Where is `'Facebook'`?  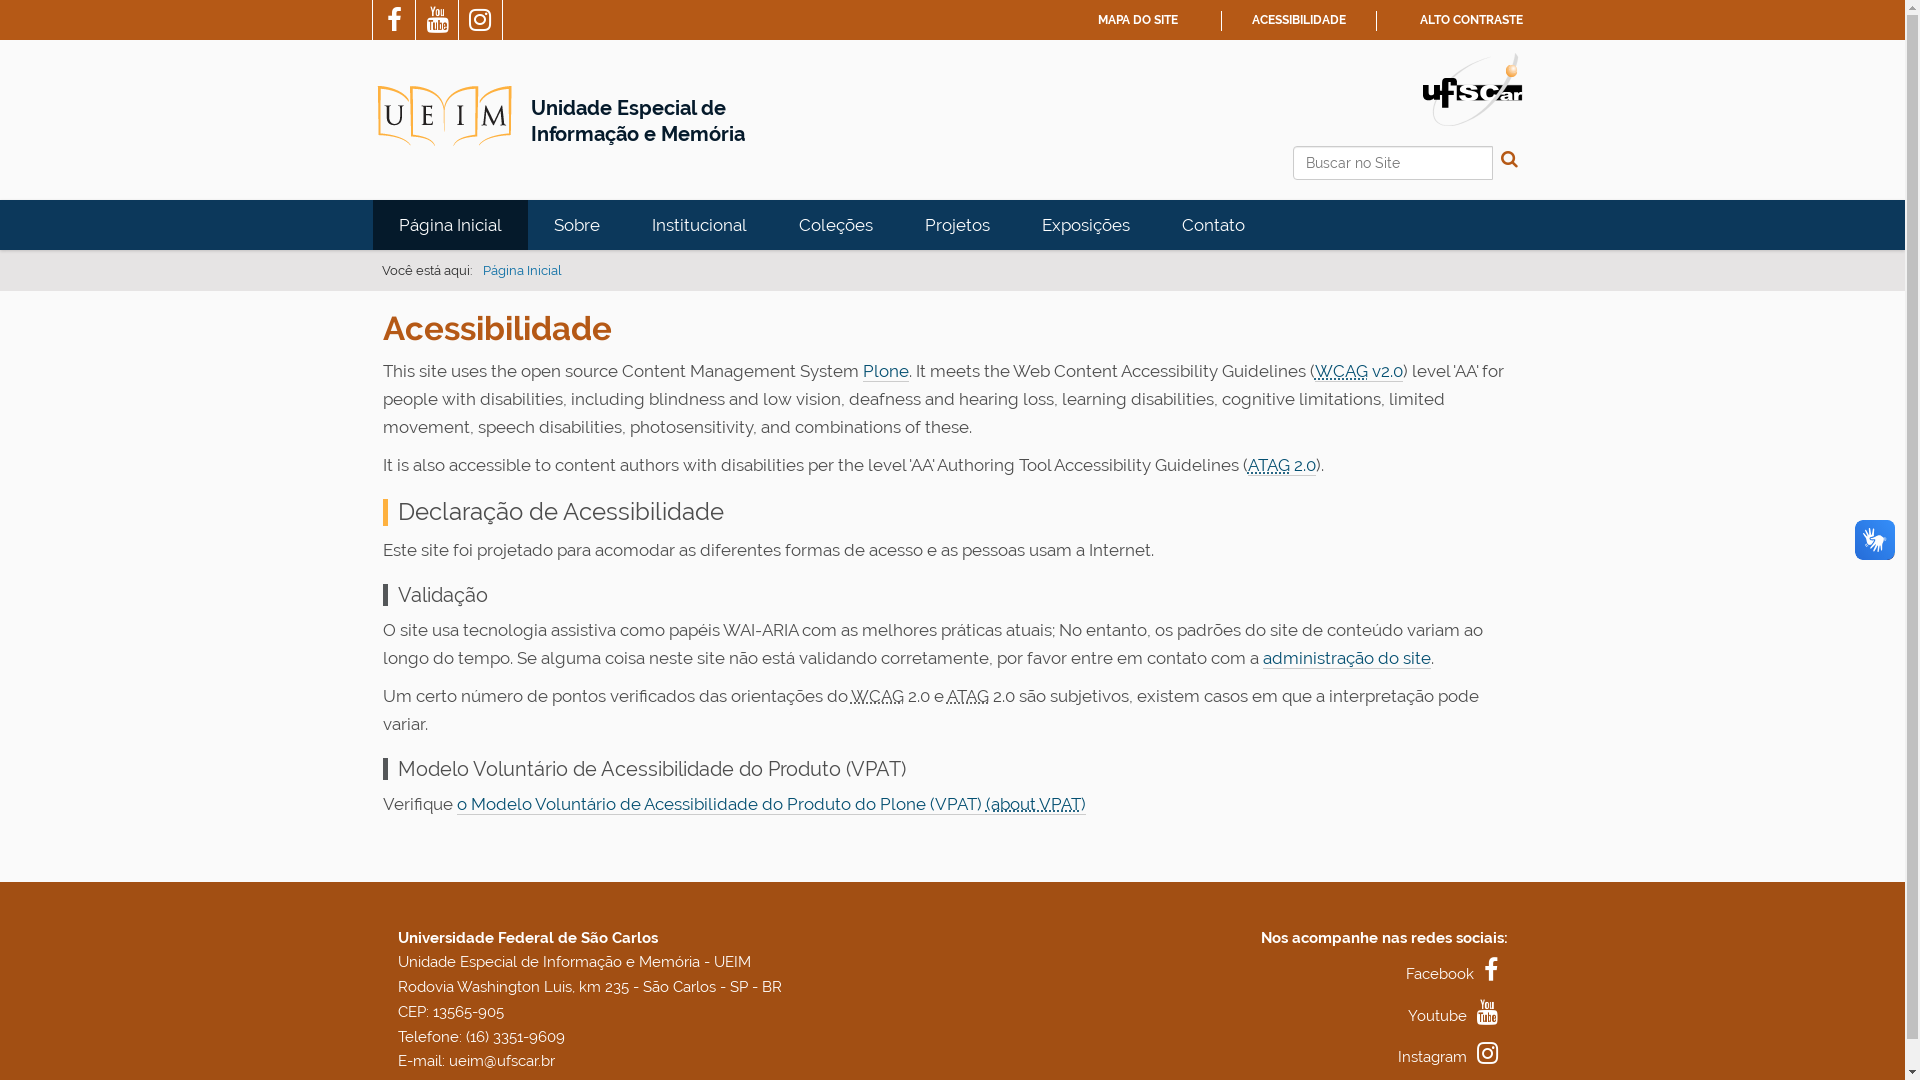
'Facebook' is located at coordinates (1457, 973).